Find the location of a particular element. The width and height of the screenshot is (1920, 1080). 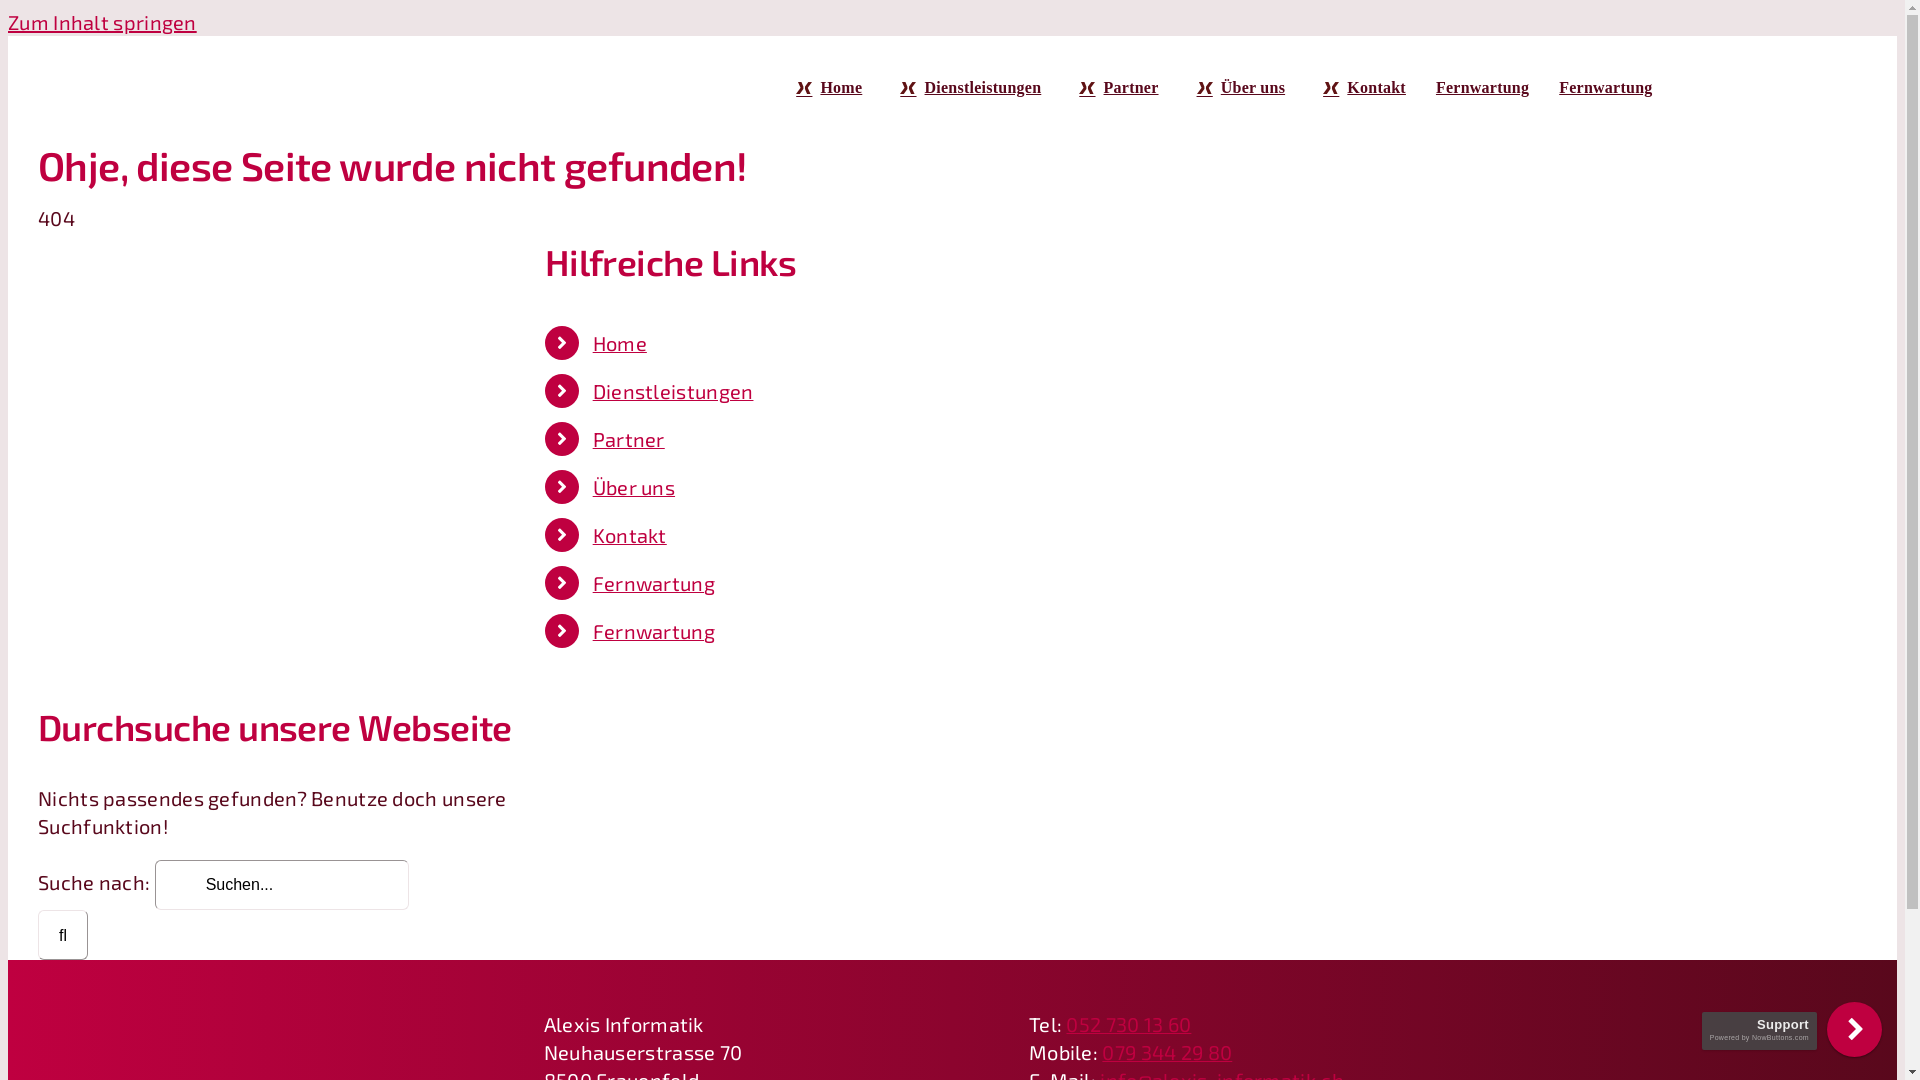

'Home' is located at coordinates (825, 87).